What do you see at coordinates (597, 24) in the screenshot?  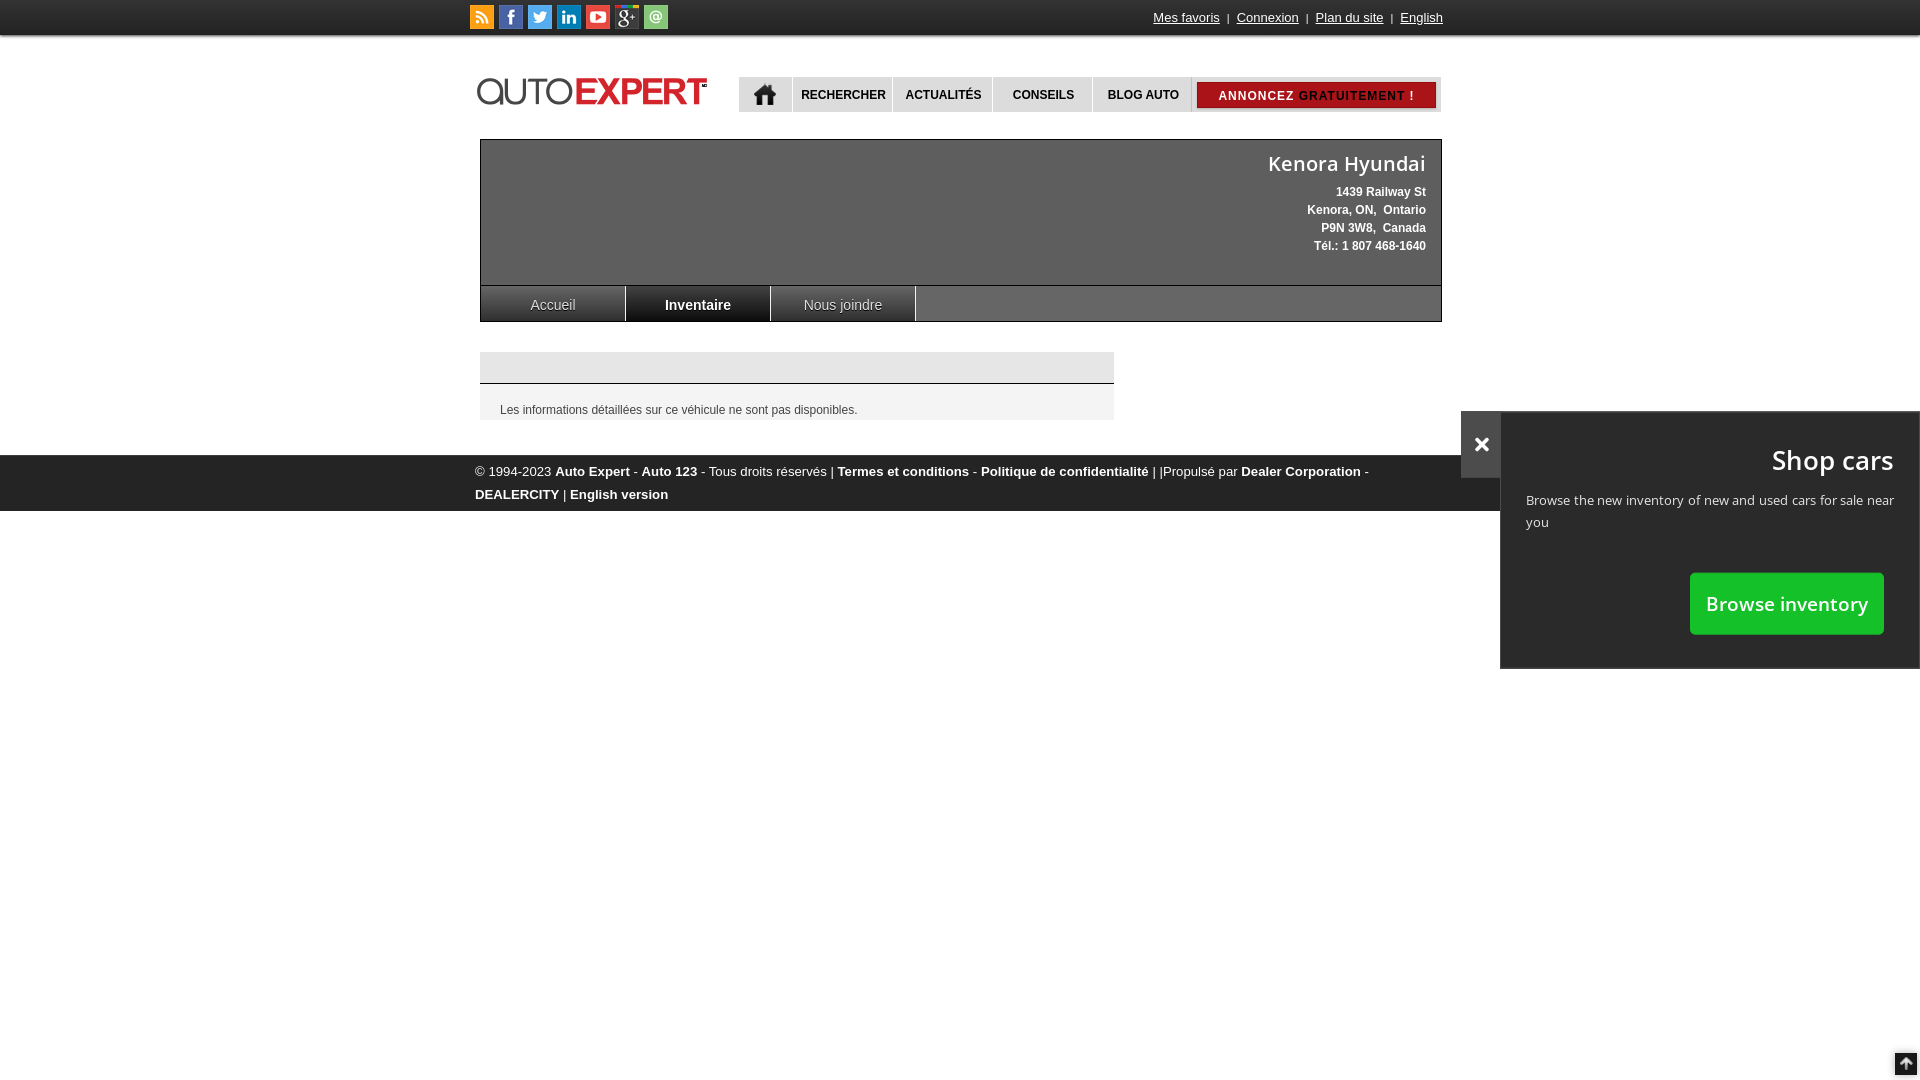 I see `'Suivez autoExpert.ca sur Youtube'` at bounding box center [597, 24].